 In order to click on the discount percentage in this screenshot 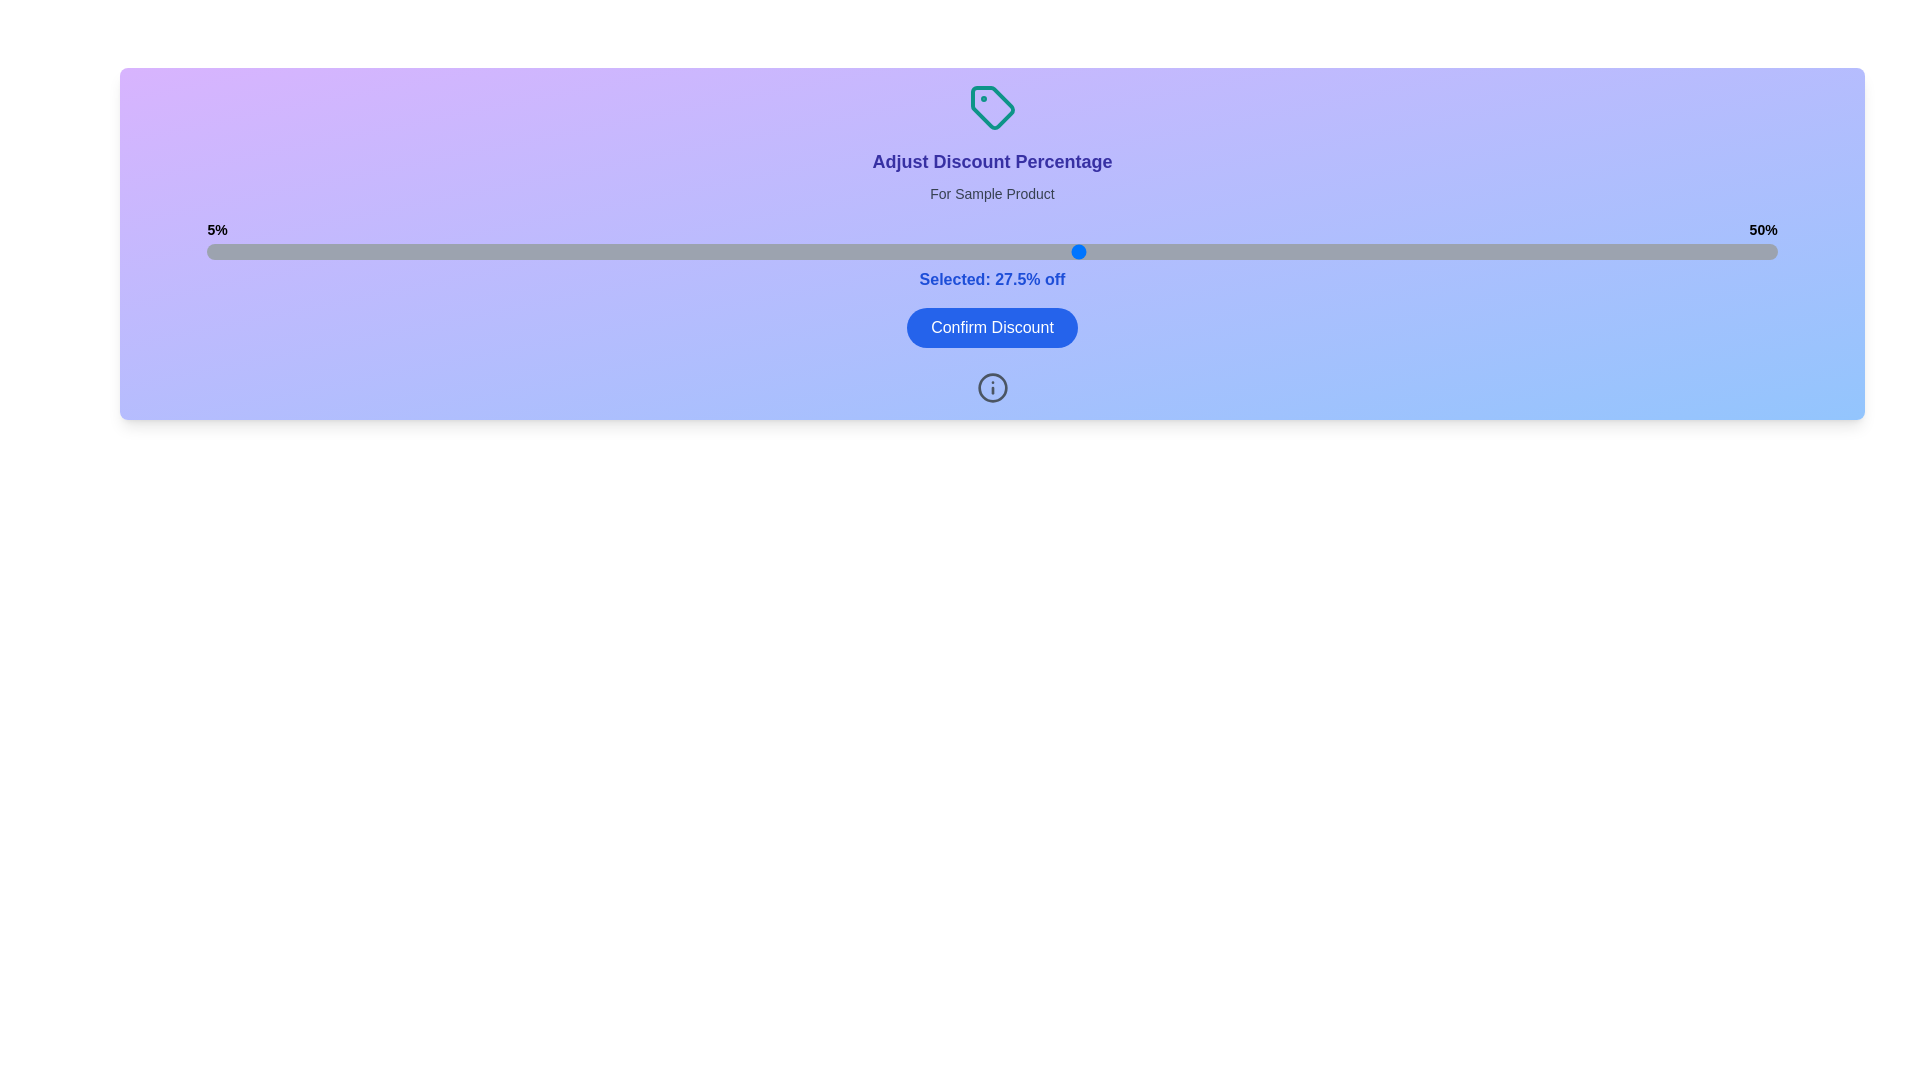, I will do `click(625, 250)`.